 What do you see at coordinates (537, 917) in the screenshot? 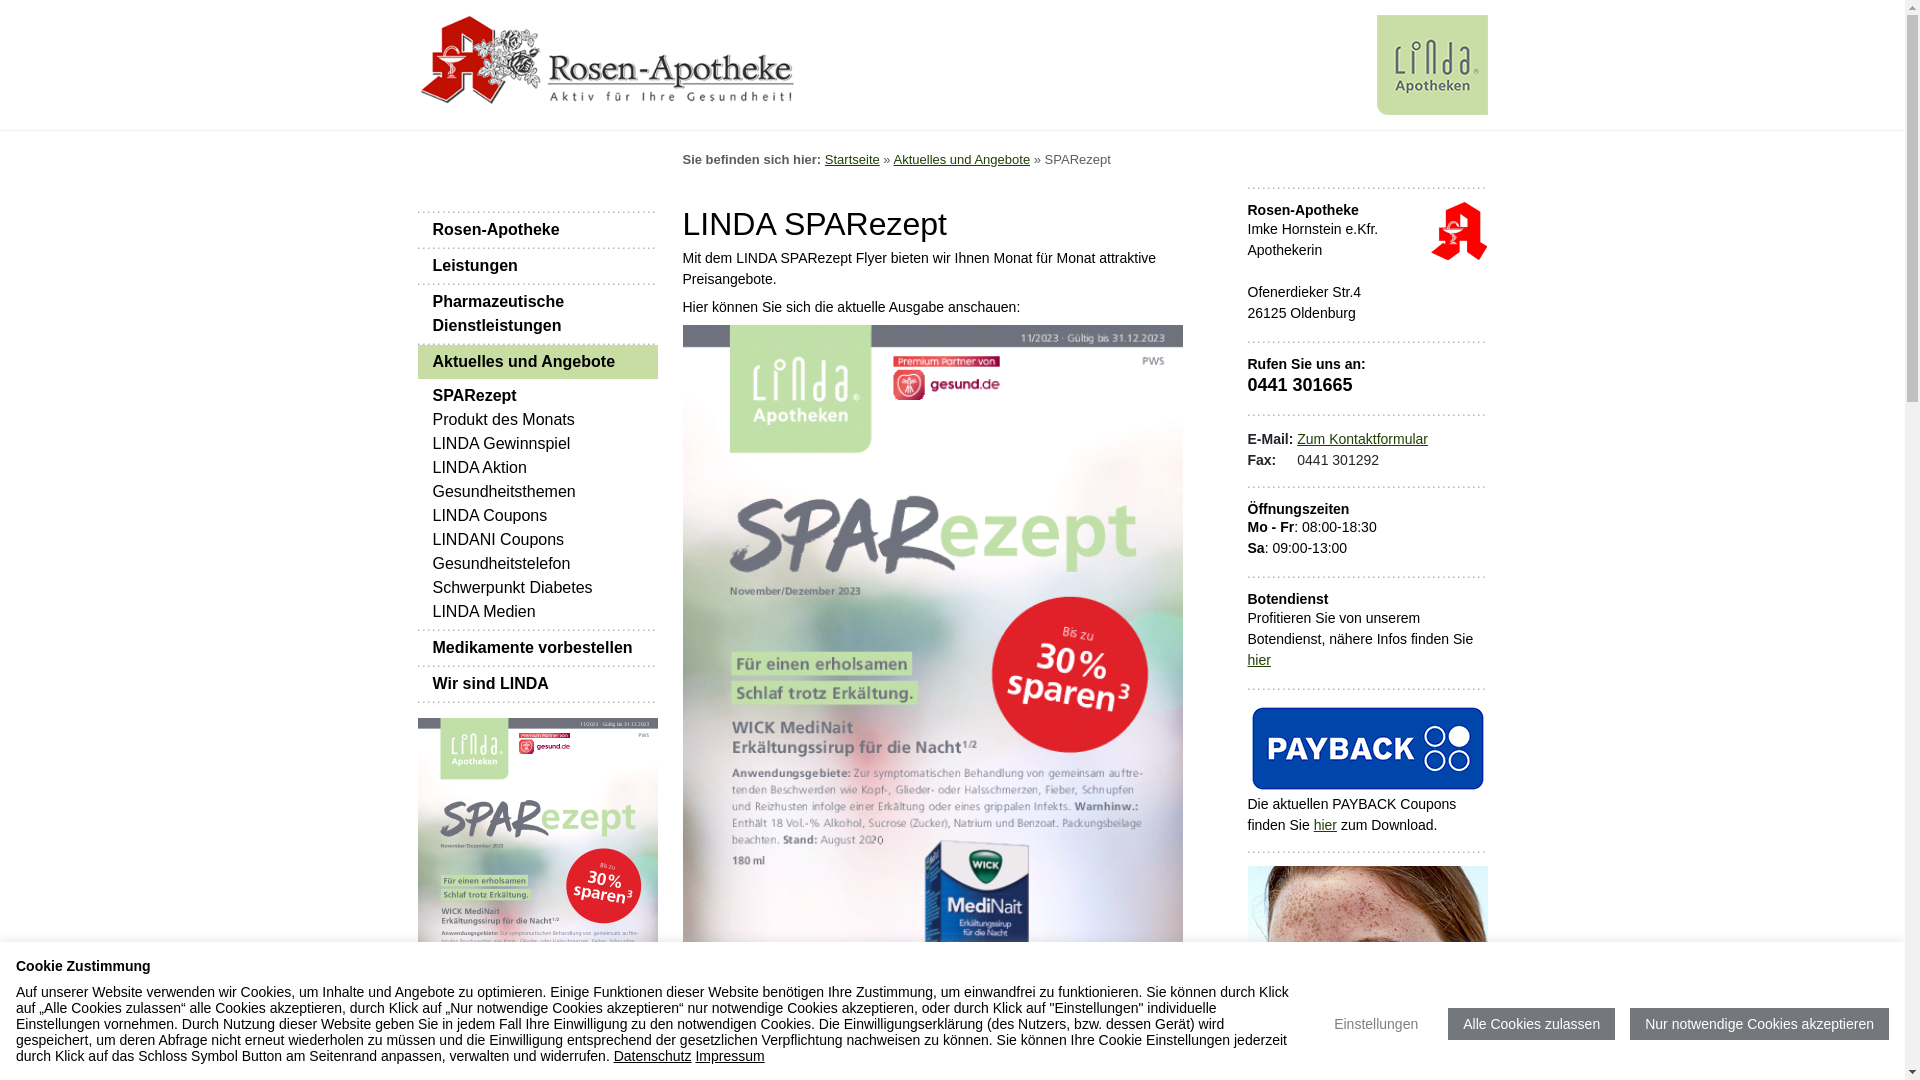
I see `'SPARezept'` at bounding box center [537, 917].